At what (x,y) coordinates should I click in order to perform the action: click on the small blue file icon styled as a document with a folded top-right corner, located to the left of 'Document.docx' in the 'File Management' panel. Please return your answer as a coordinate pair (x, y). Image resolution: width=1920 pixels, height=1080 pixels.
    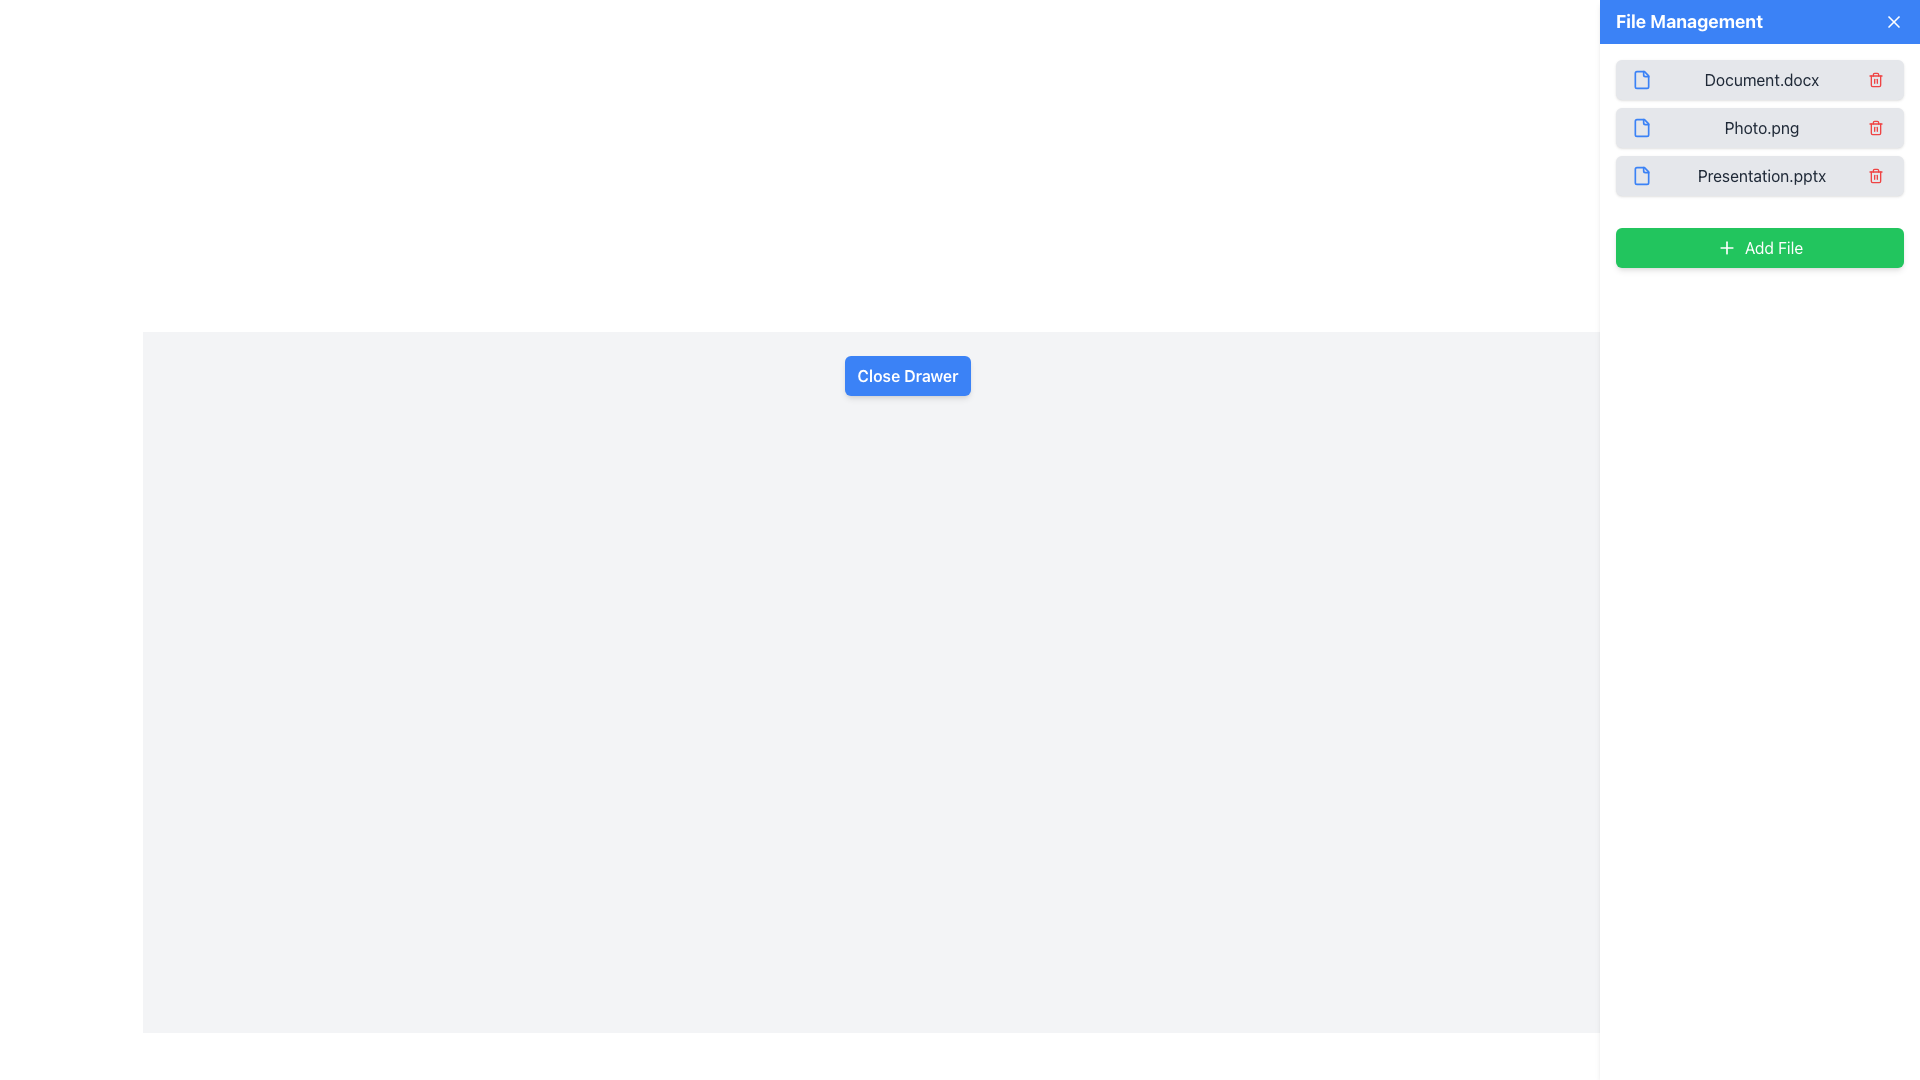
    Looking at the image, I should click on (1641, 79).